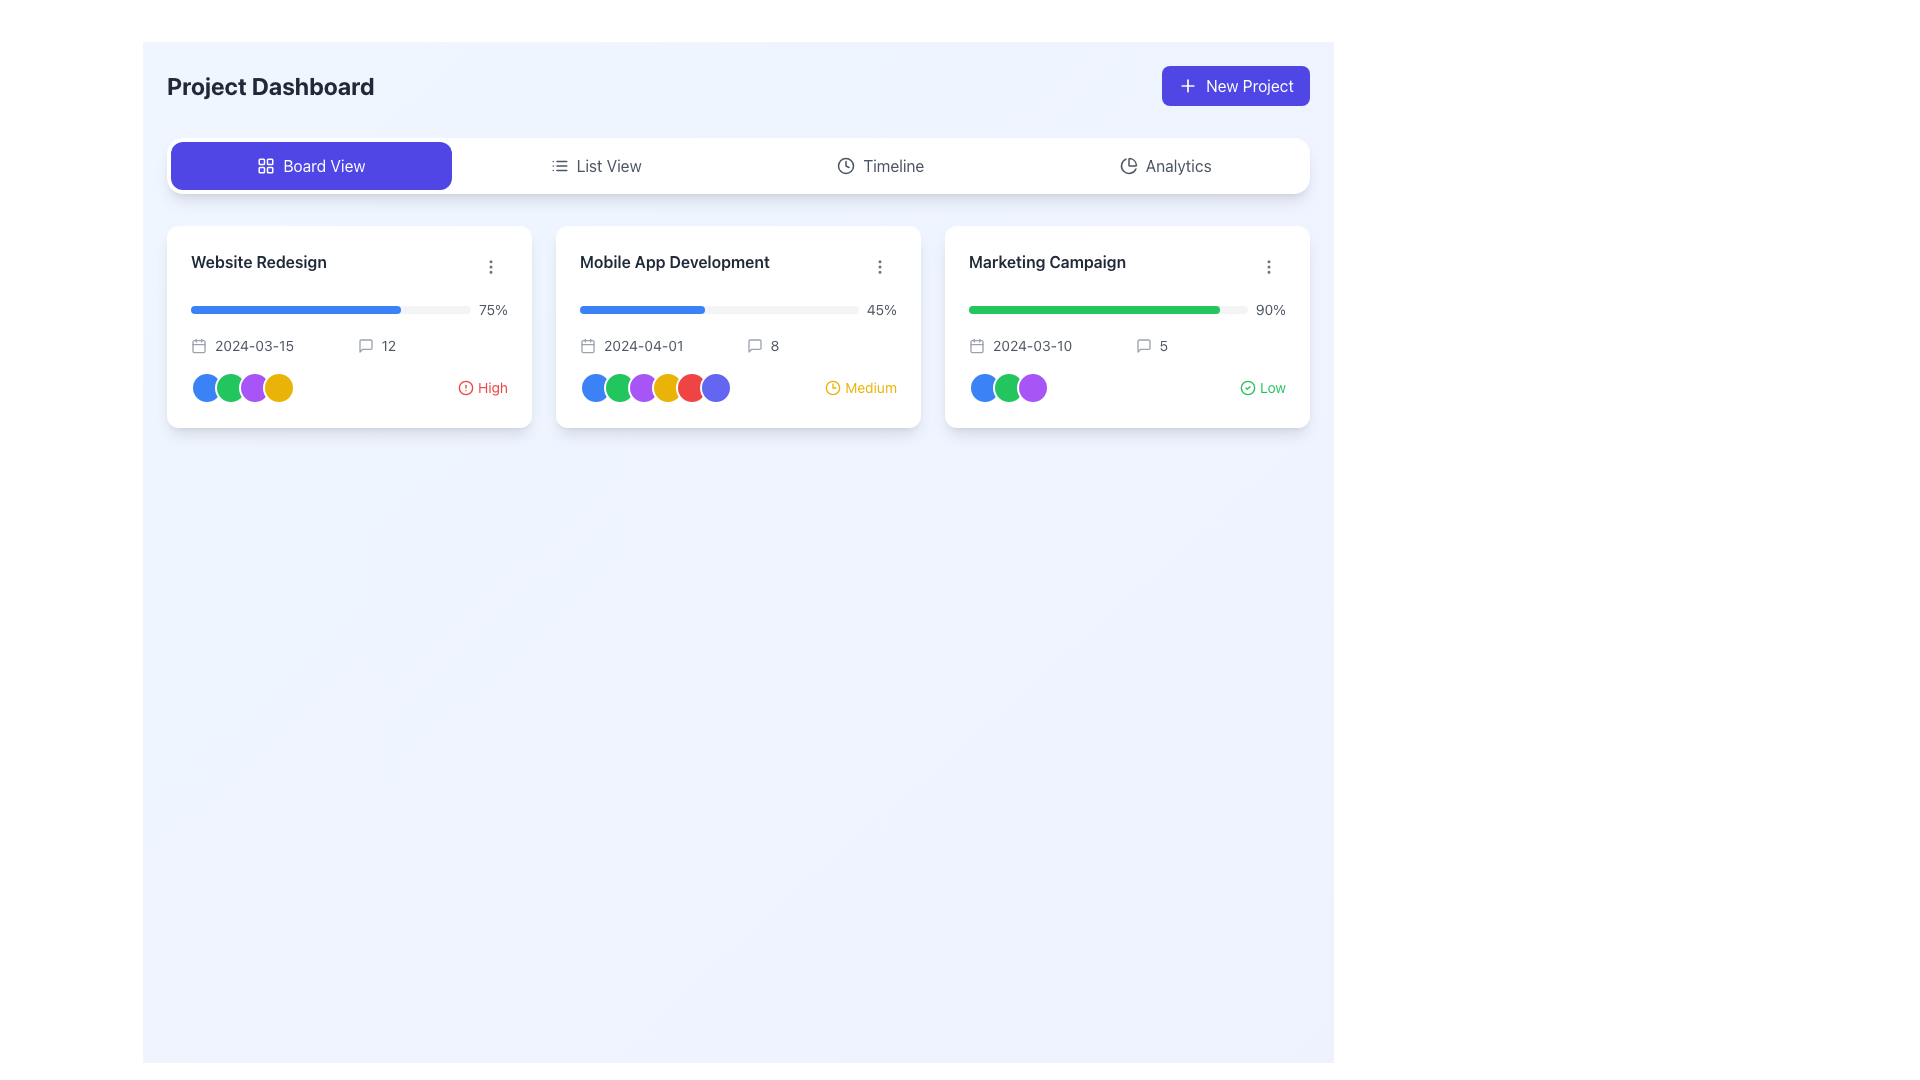  I want to click on percentage displayed on the text label located at the rightmost end of the horizontal progress bar within the 'Marketing Campaign' card, so click(1269, 309).